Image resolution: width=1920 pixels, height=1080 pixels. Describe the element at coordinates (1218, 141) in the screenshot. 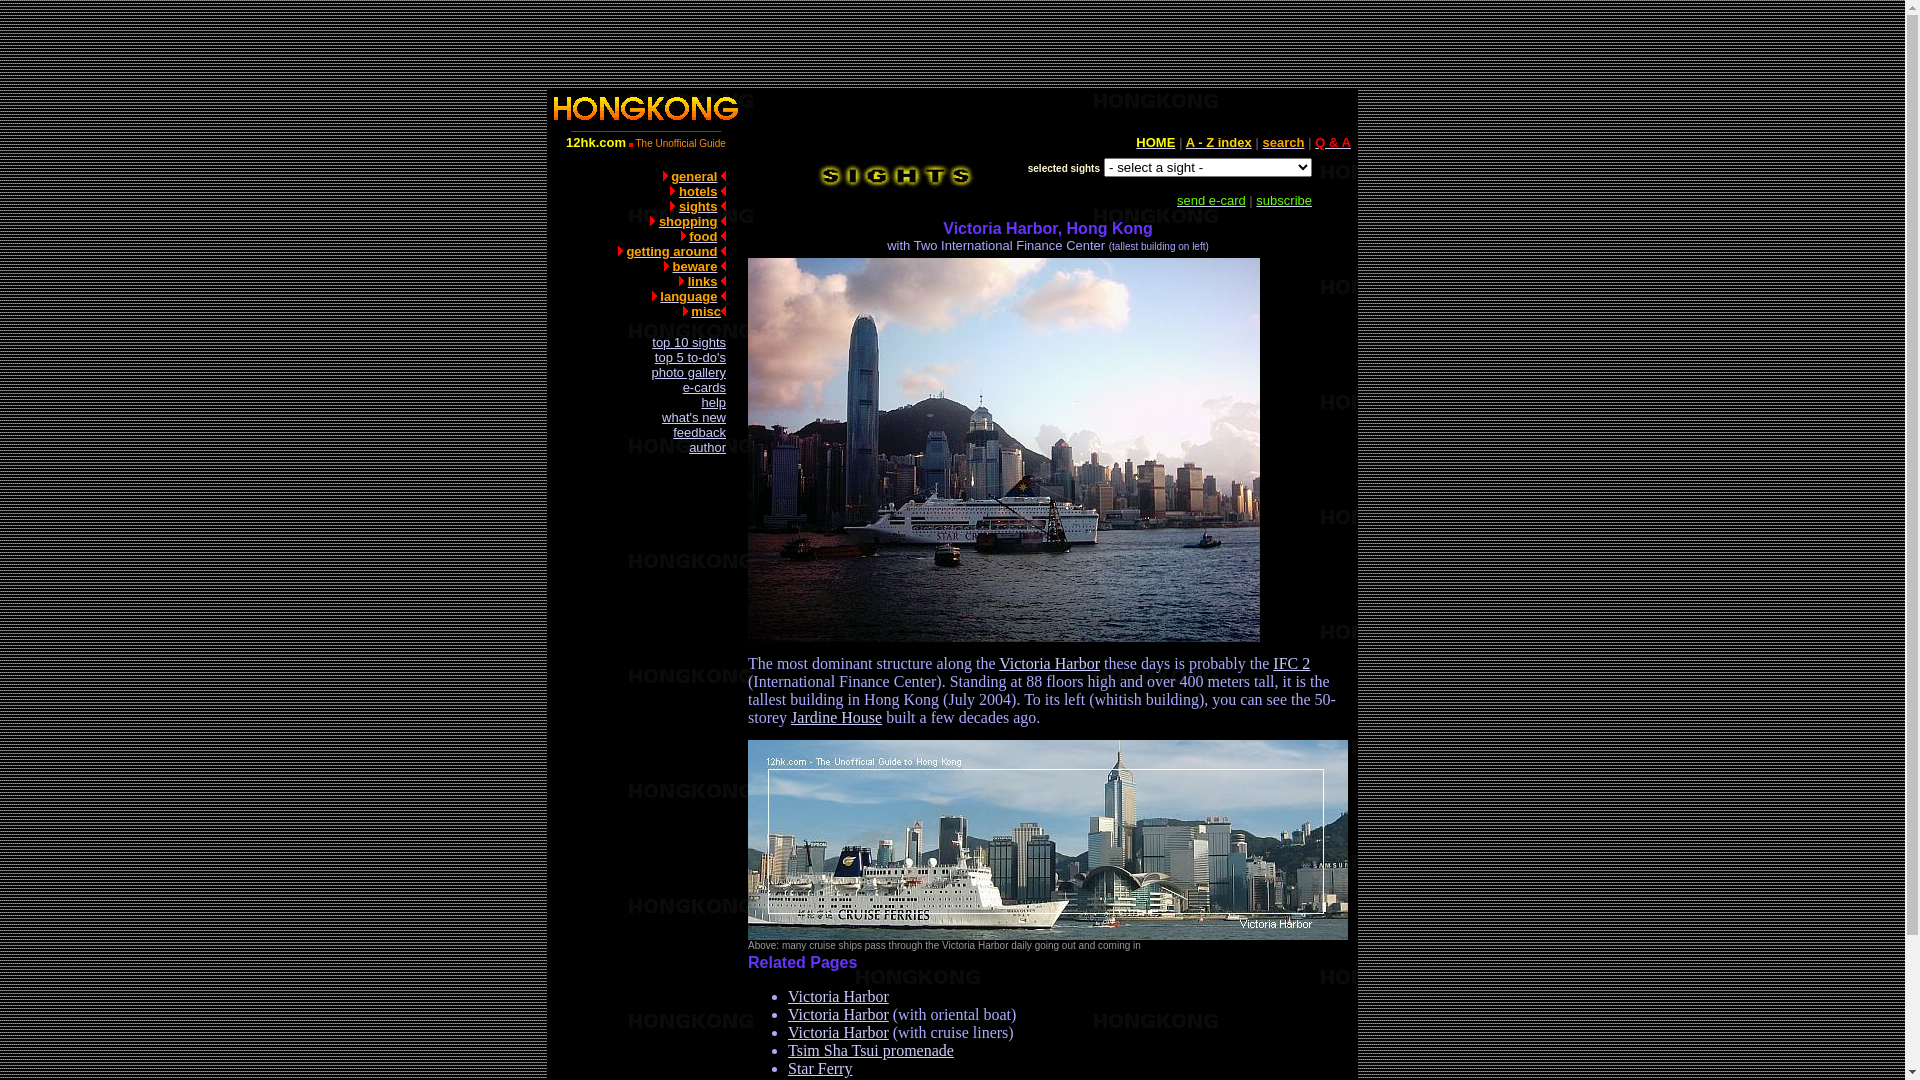

I see `'A - Z index'` at that location.